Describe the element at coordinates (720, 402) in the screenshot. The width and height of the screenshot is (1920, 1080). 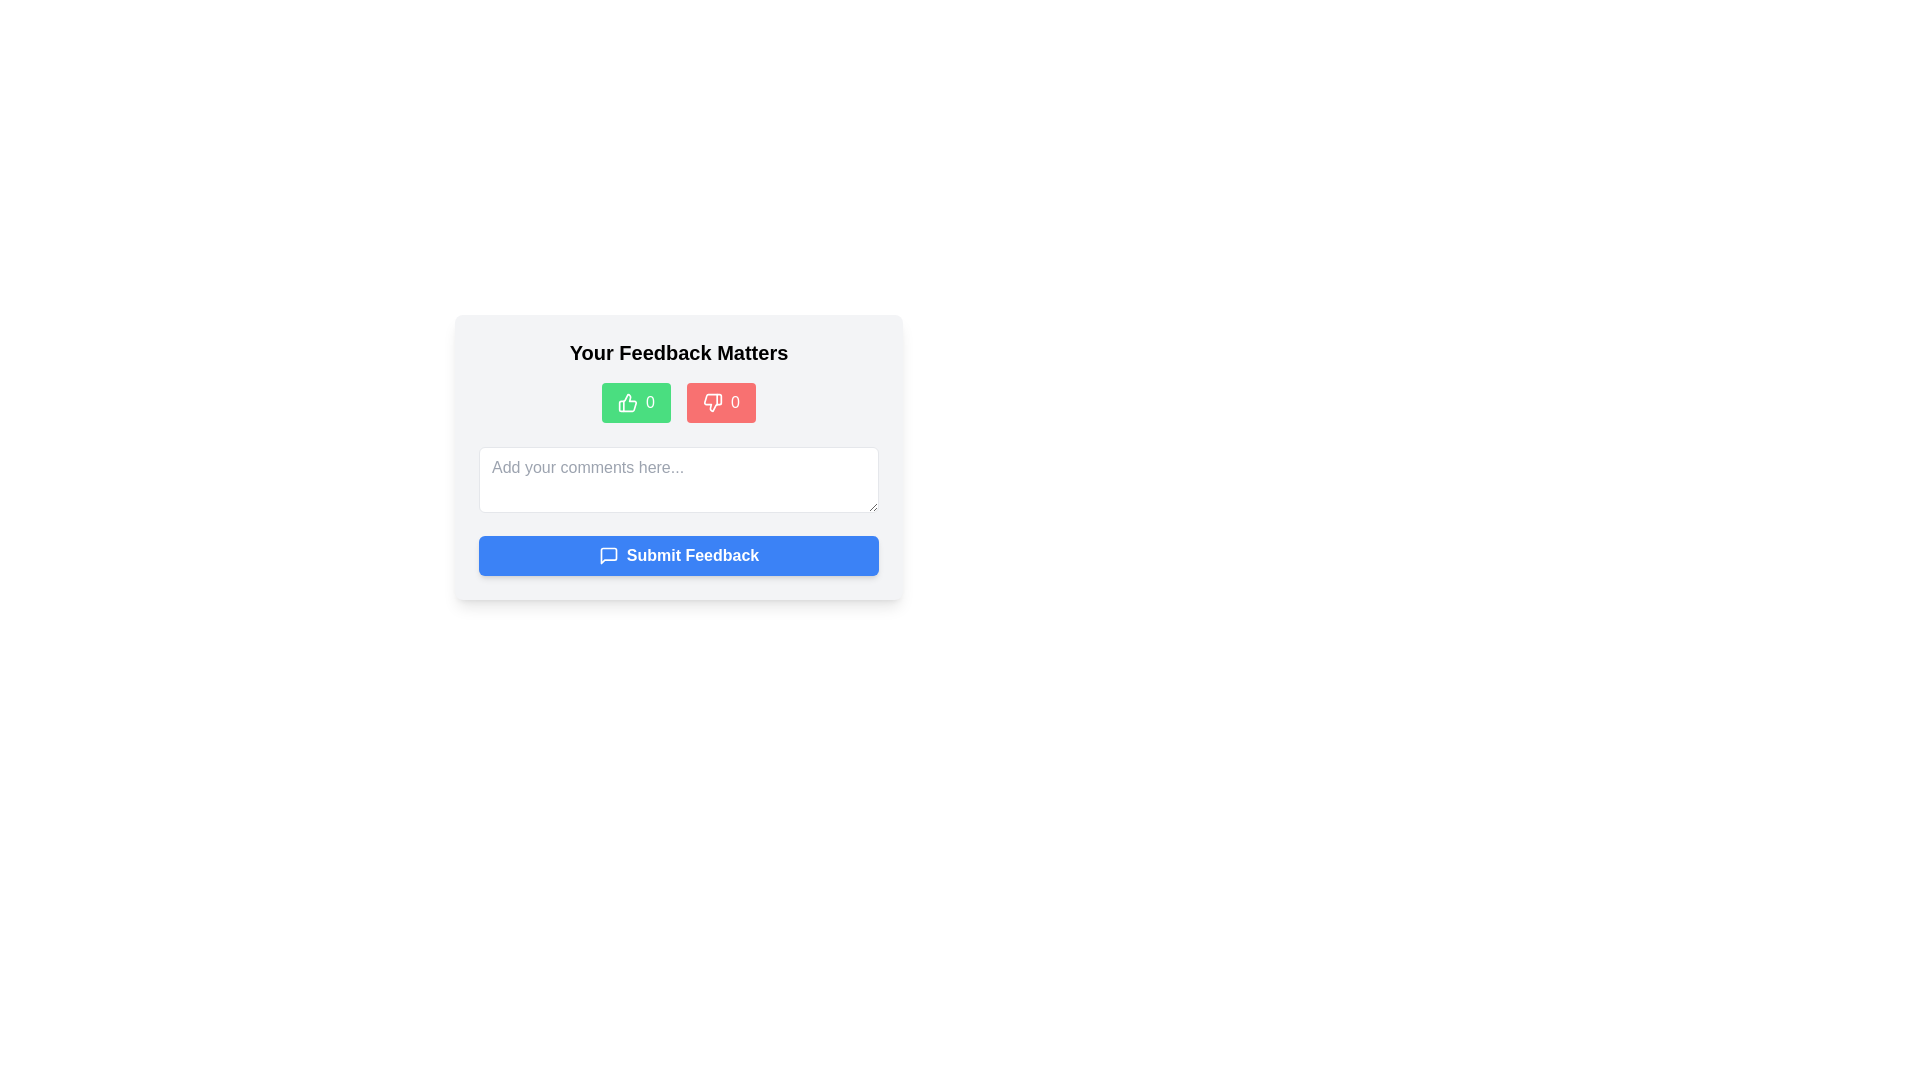
I see `the red rounded button with a thumbs-down icon located under the title 'Your Feedback Matters'` at that location.